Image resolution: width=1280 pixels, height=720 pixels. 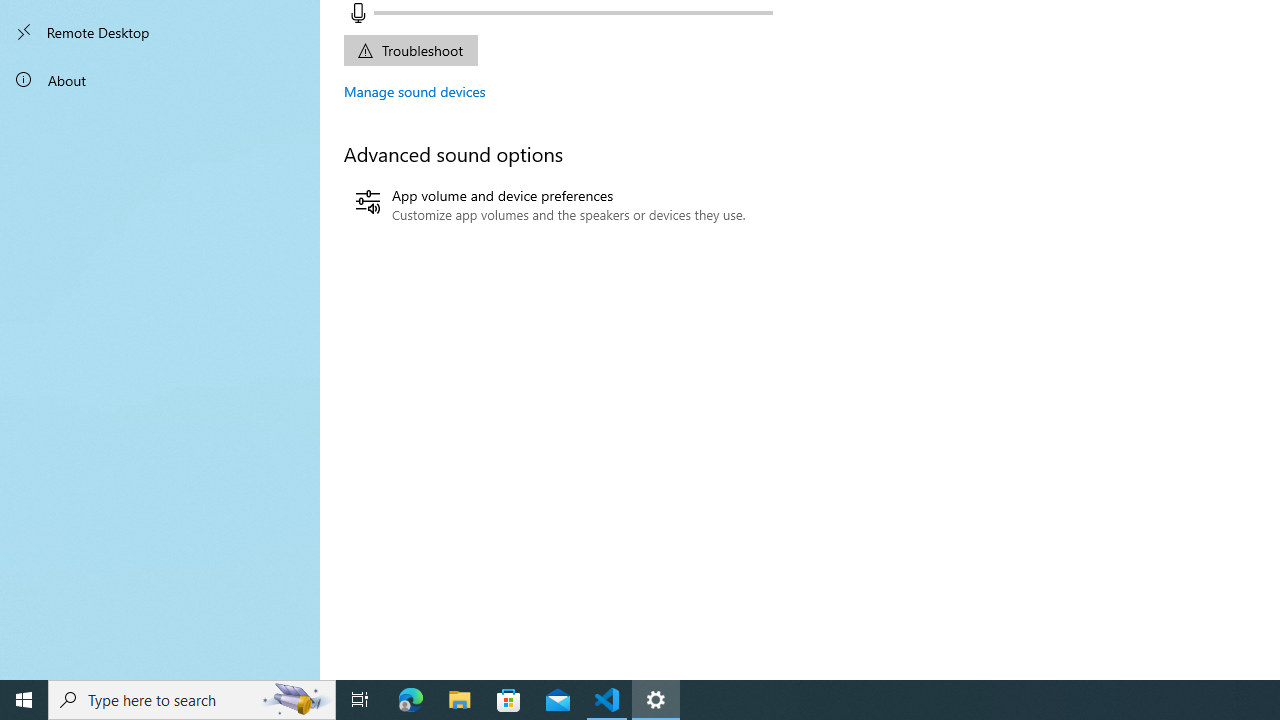 What do you see at coordinates (160, 78) in the screenshot?
I see `'About'` at bounding box center [160, 78].